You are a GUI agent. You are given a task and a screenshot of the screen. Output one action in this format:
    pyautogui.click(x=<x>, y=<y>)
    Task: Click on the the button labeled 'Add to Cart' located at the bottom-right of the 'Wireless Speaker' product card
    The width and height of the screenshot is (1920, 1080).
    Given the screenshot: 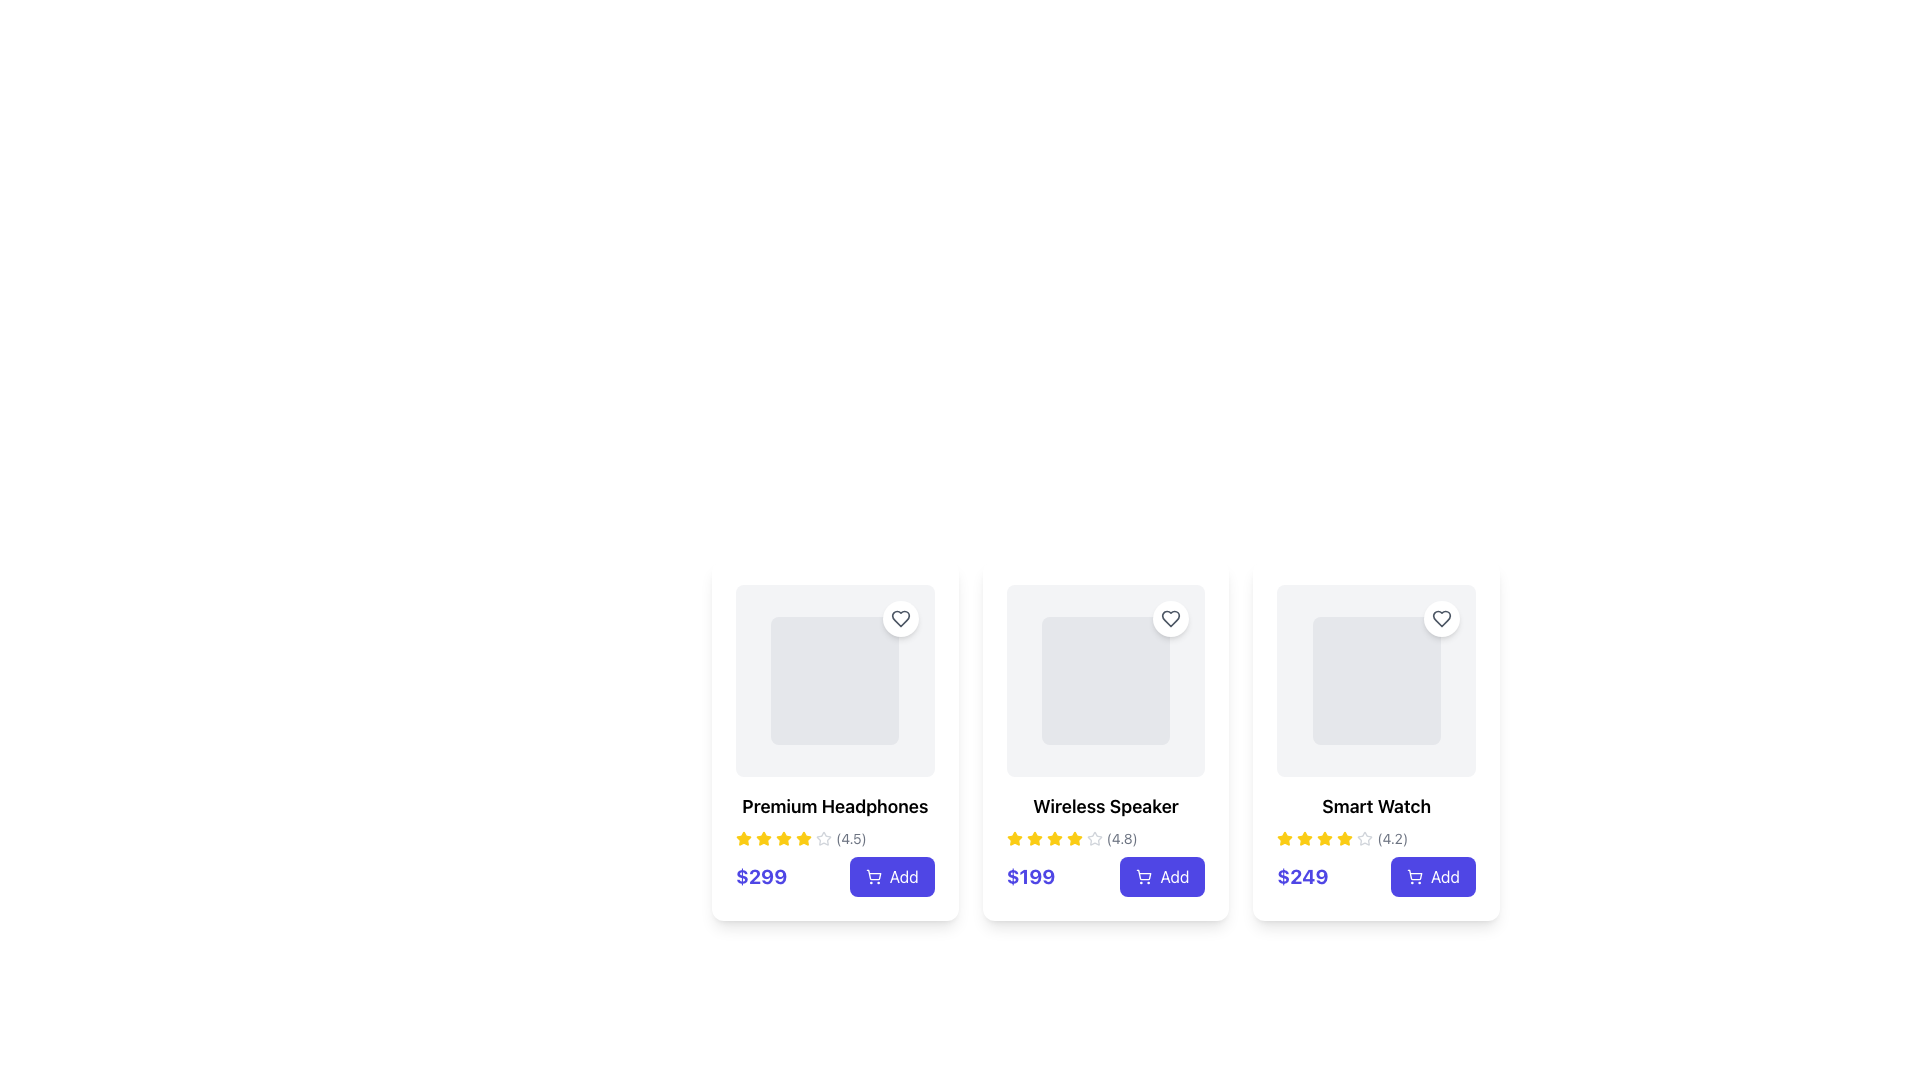 What is the action you would take?
    pyautogui.click(x=1174, y=875)
    